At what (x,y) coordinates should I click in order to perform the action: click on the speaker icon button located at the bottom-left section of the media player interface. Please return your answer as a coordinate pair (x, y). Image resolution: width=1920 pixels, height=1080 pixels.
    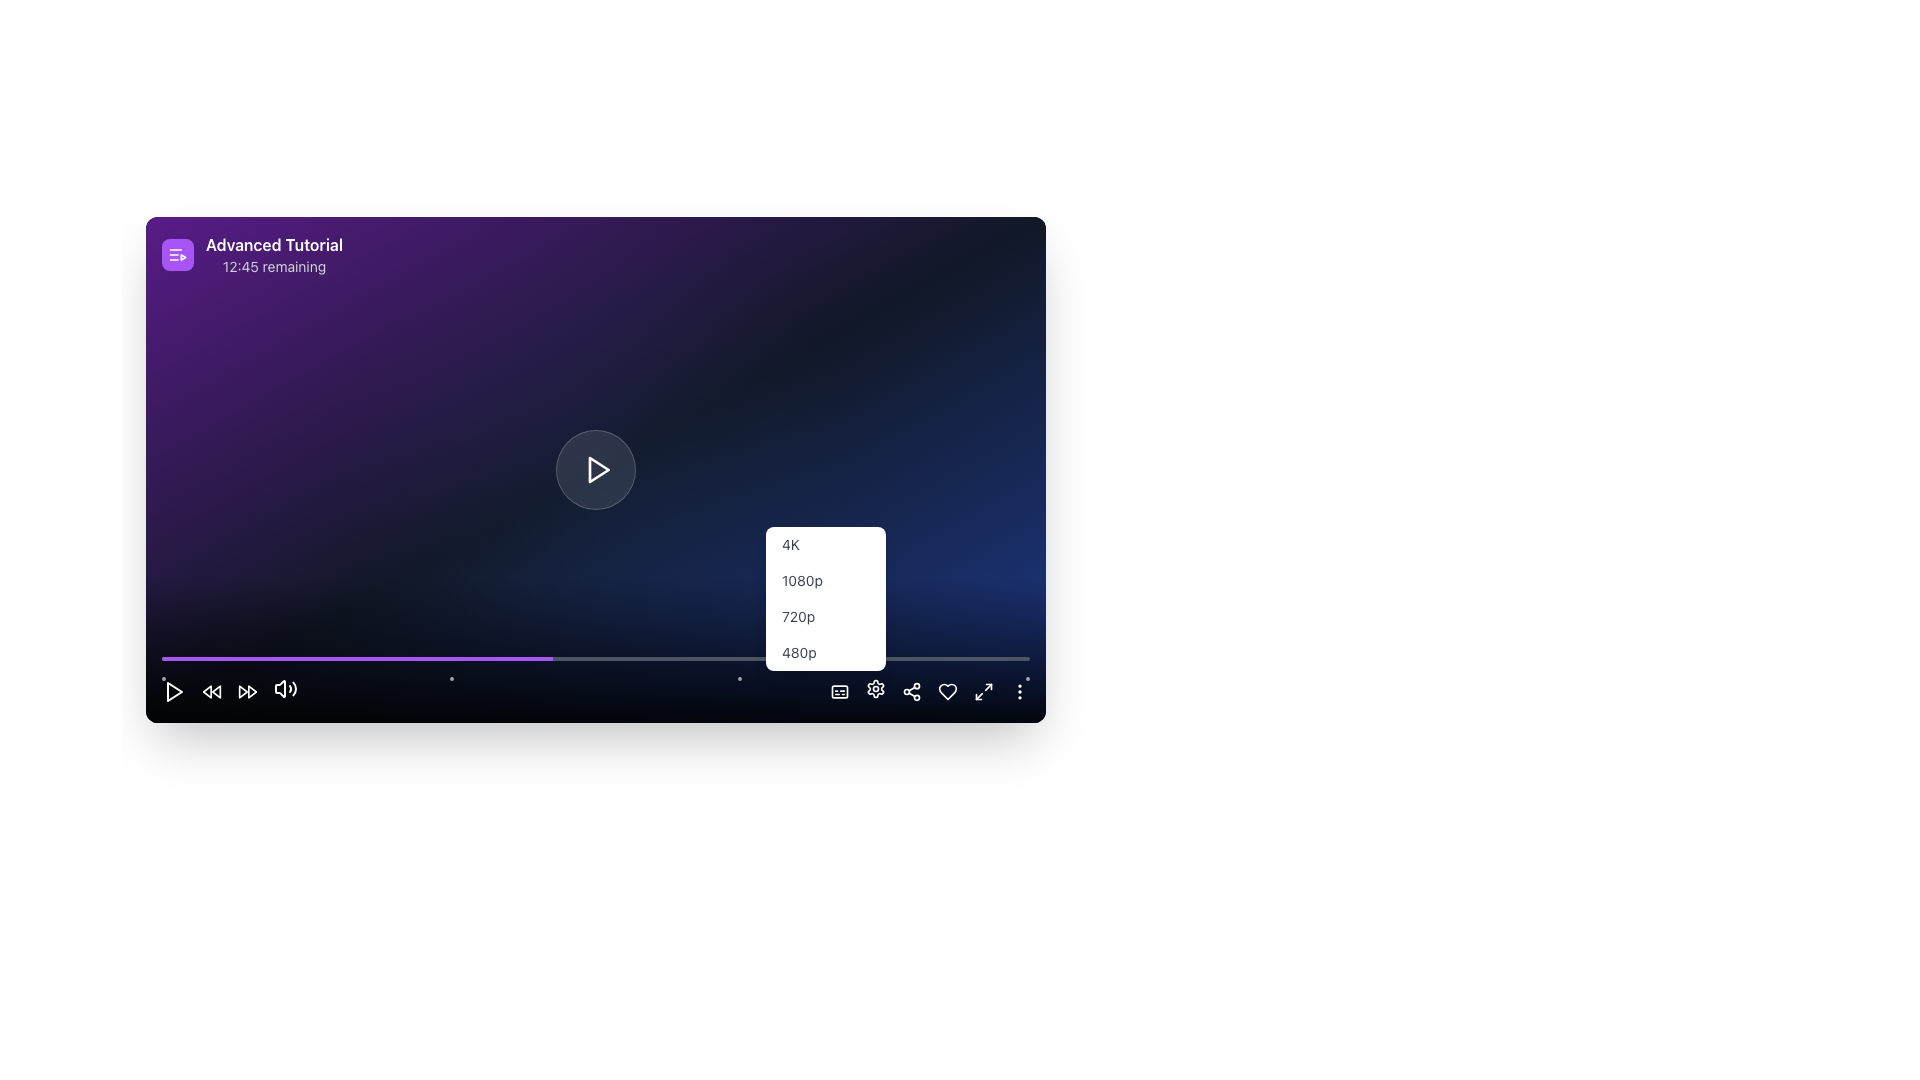
    Looking at the image, I should click on (285, 688).